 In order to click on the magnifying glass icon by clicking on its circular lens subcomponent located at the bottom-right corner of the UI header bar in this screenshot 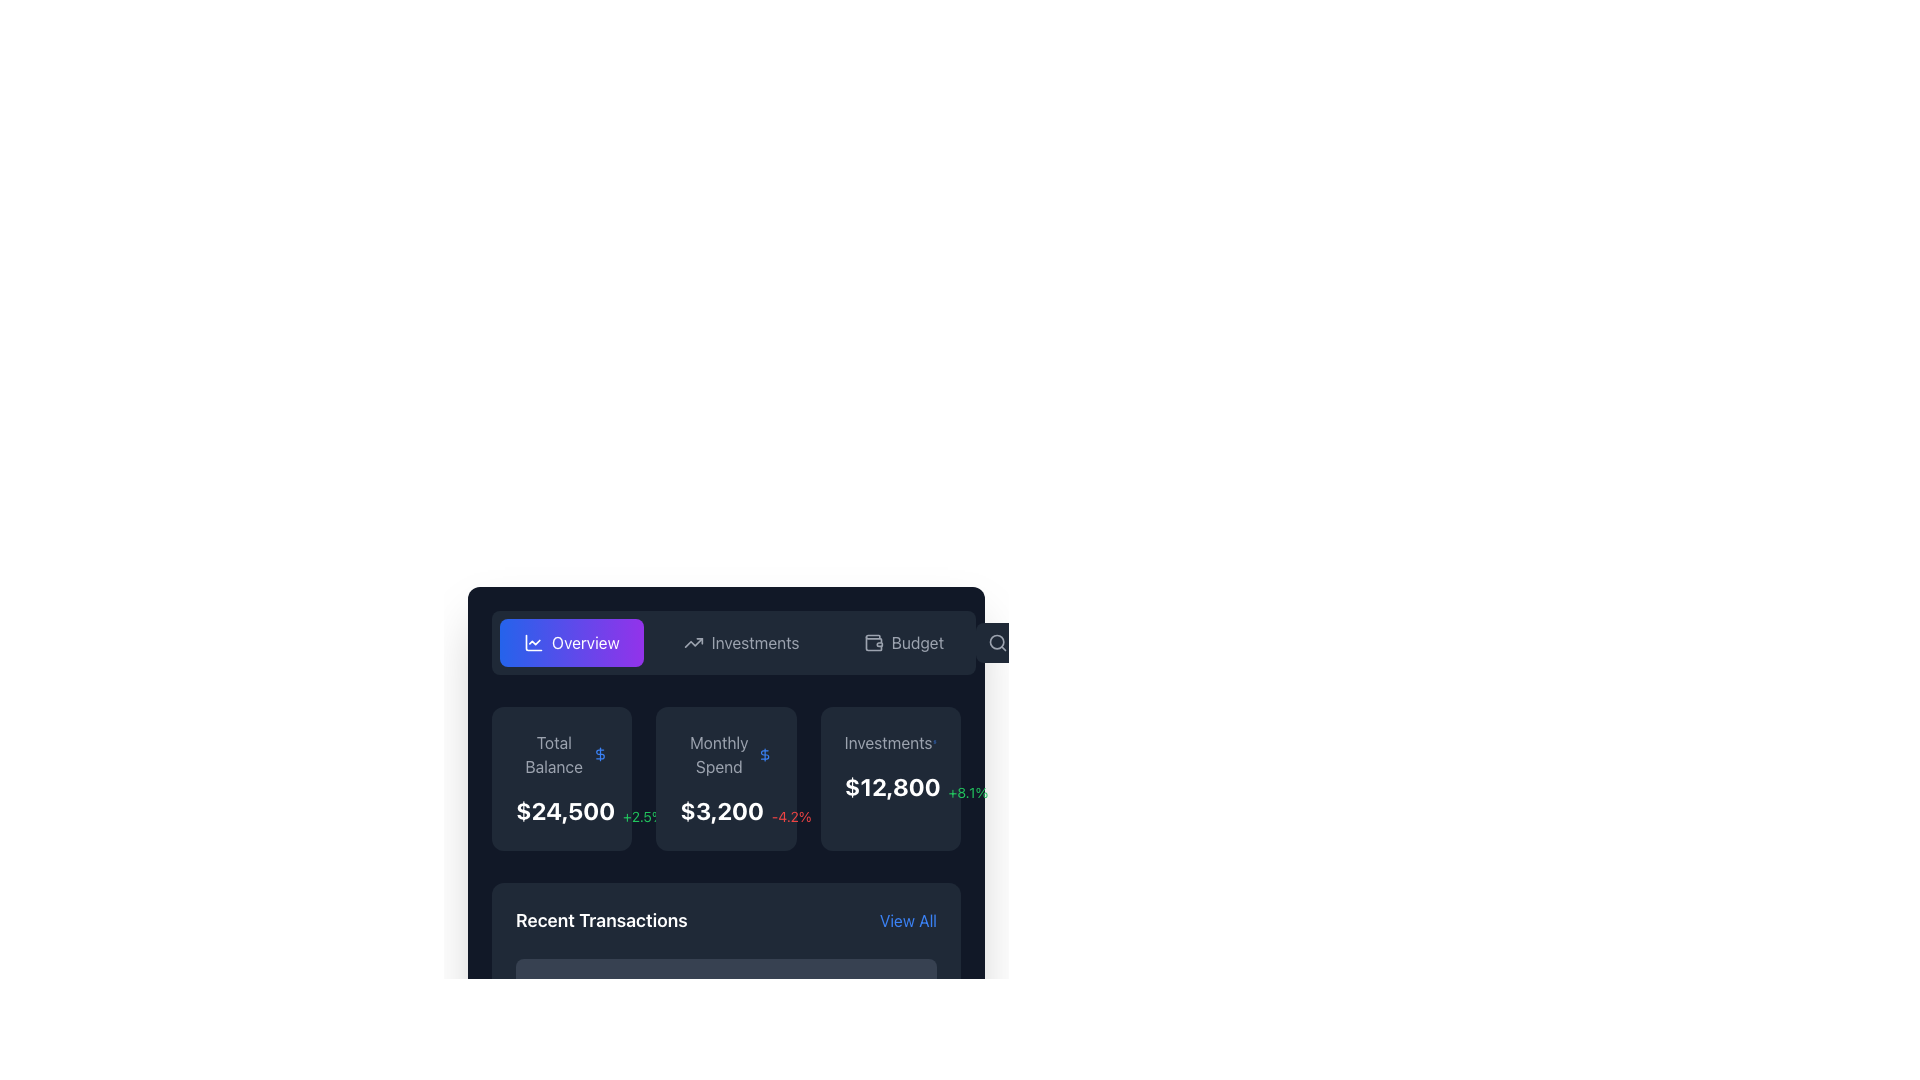, I will do `click(997, 642)`.